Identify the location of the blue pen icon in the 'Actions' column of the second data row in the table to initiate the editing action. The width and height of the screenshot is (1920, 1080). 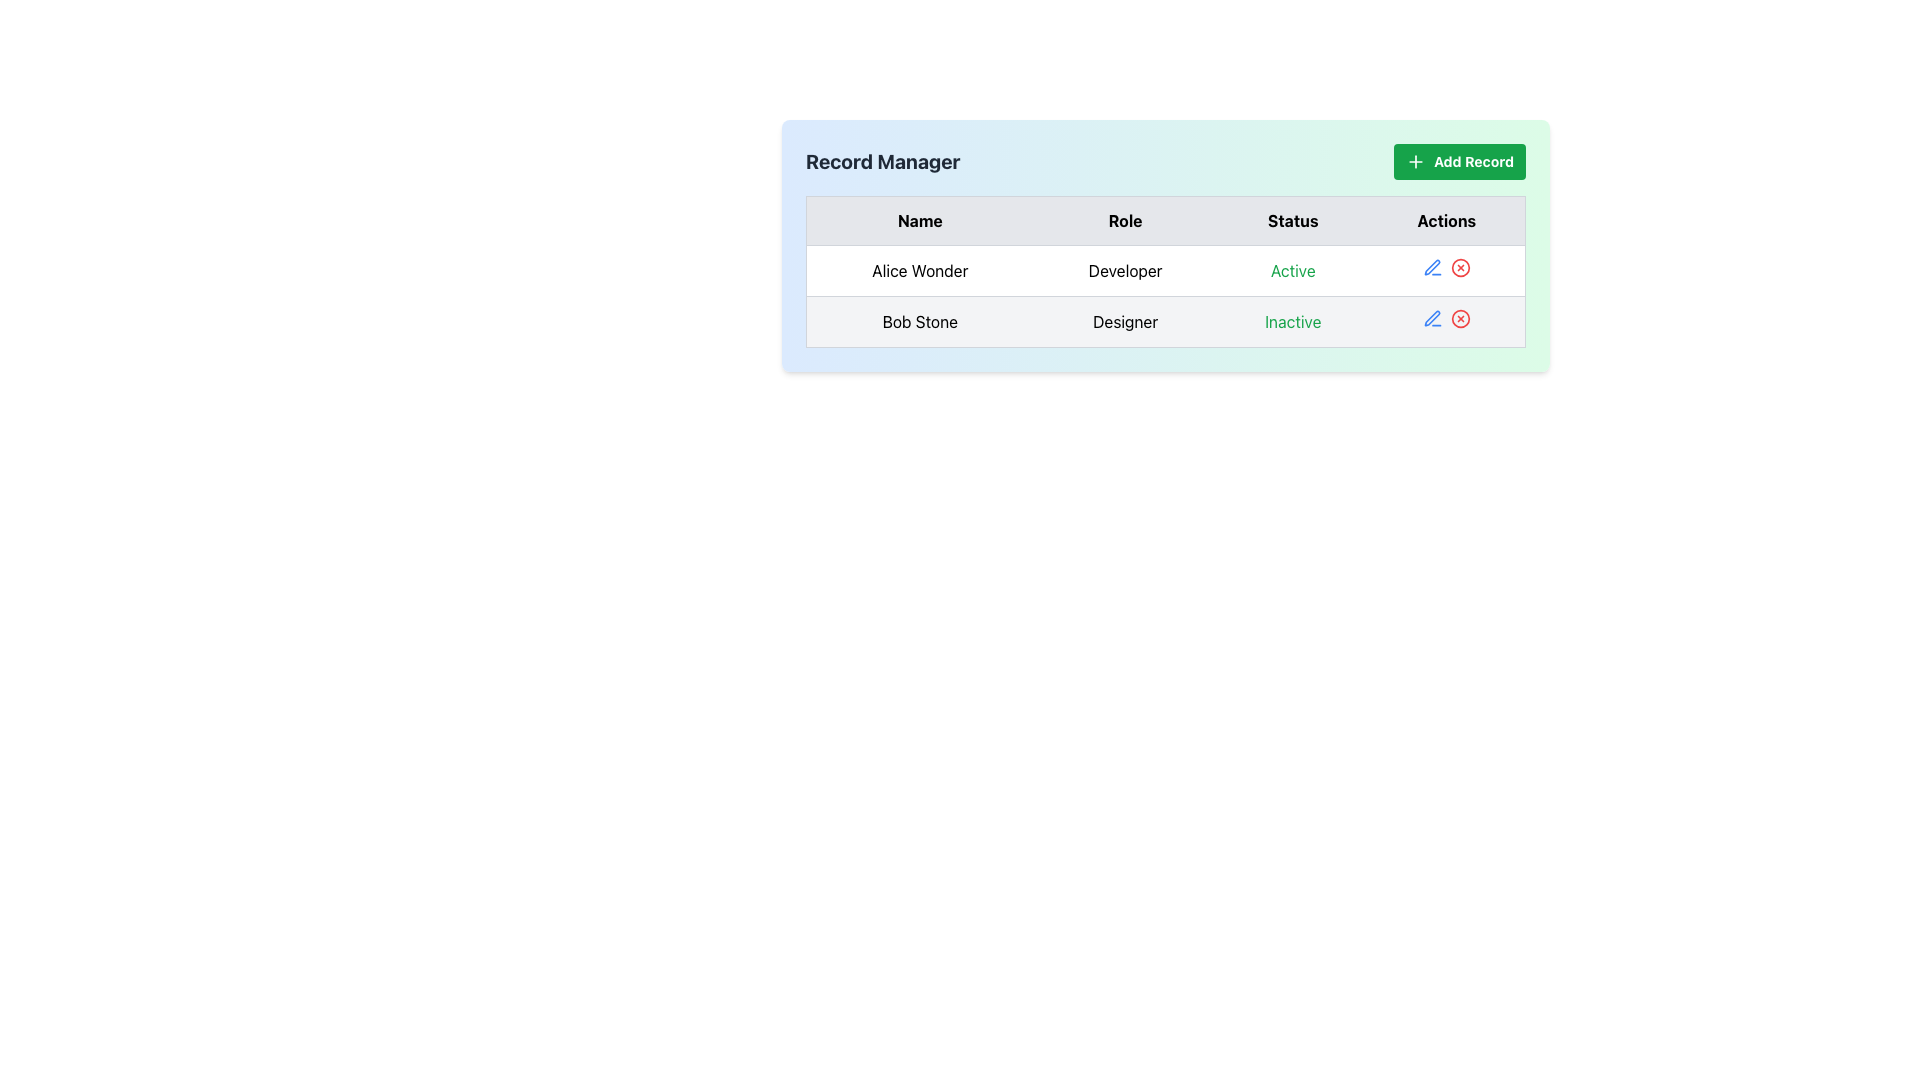
(1431, 266).